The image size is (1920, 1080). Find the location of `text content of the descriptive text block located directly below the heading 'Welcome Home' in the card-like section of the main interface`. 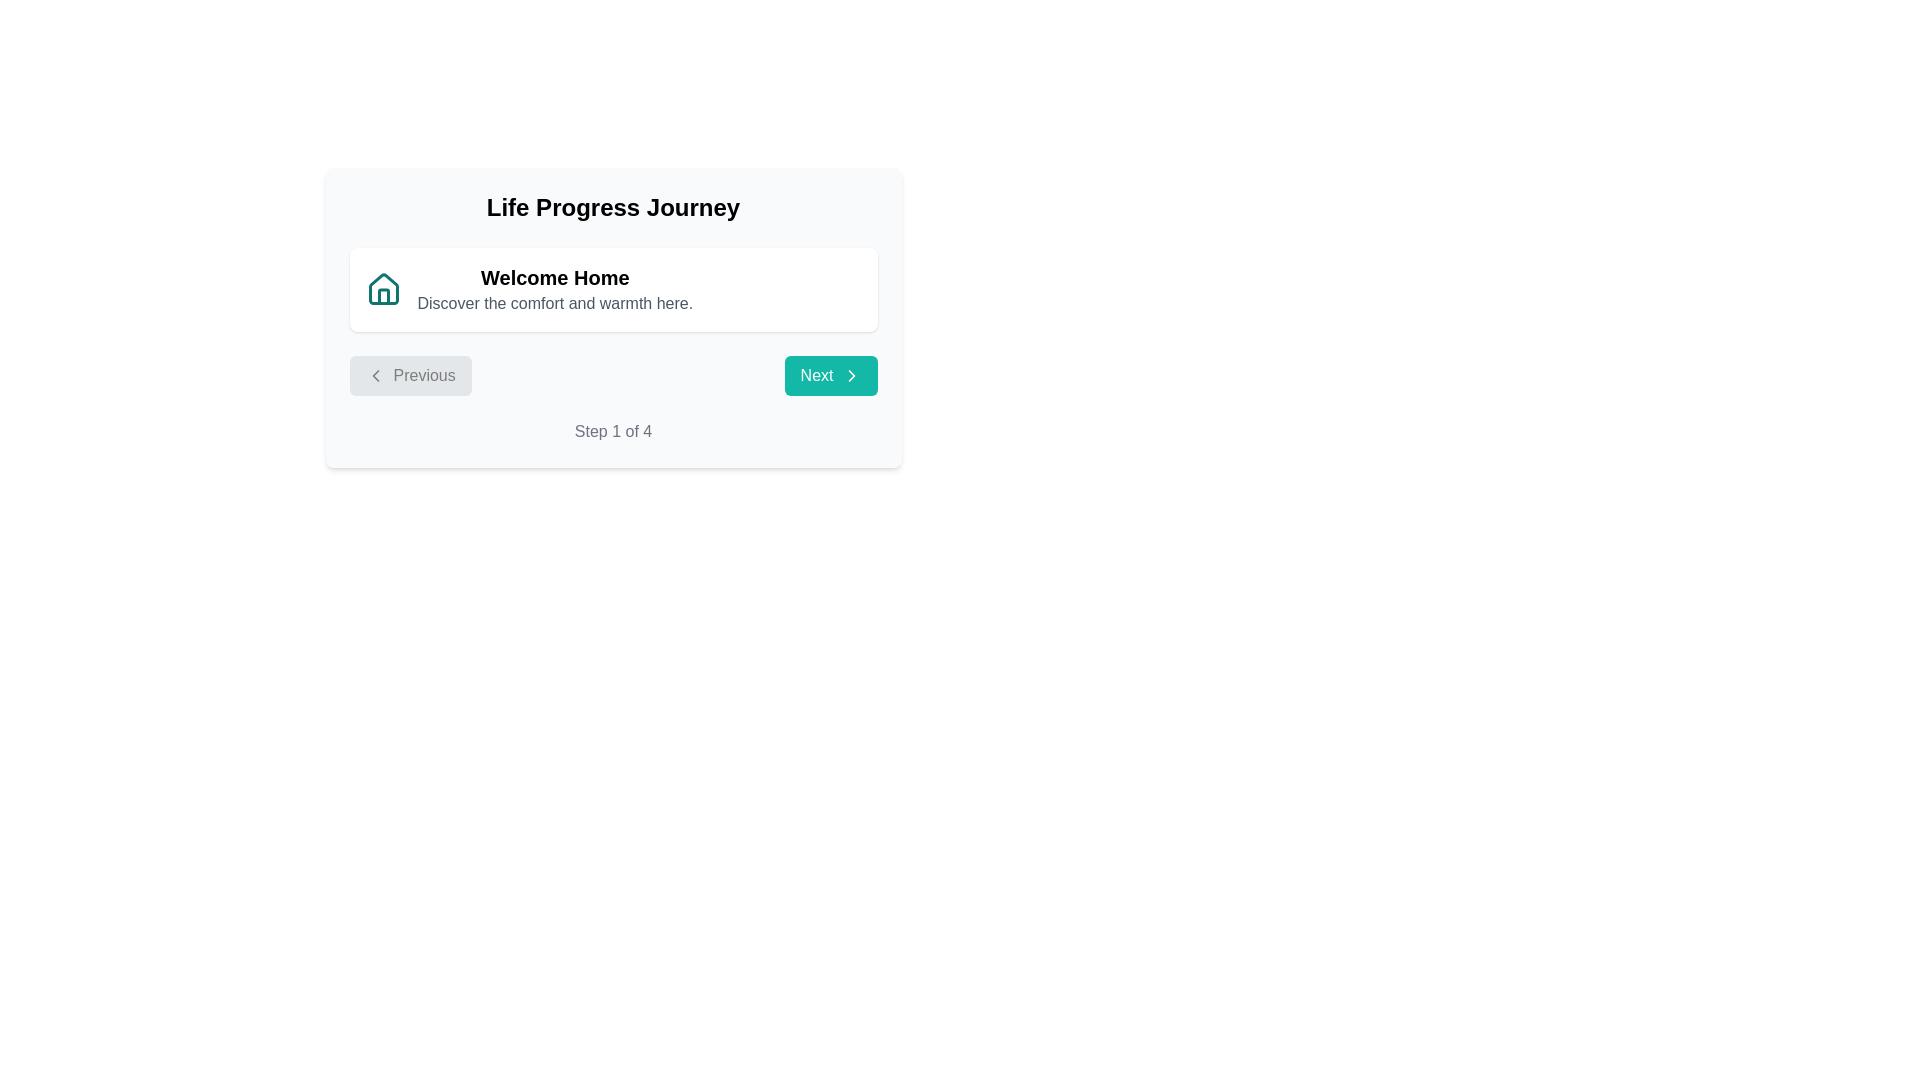

text content of the descriptive text block located directly below the heading 'Welcome Home' in the card-like section of the main interface is located at coordinates (555, 304).